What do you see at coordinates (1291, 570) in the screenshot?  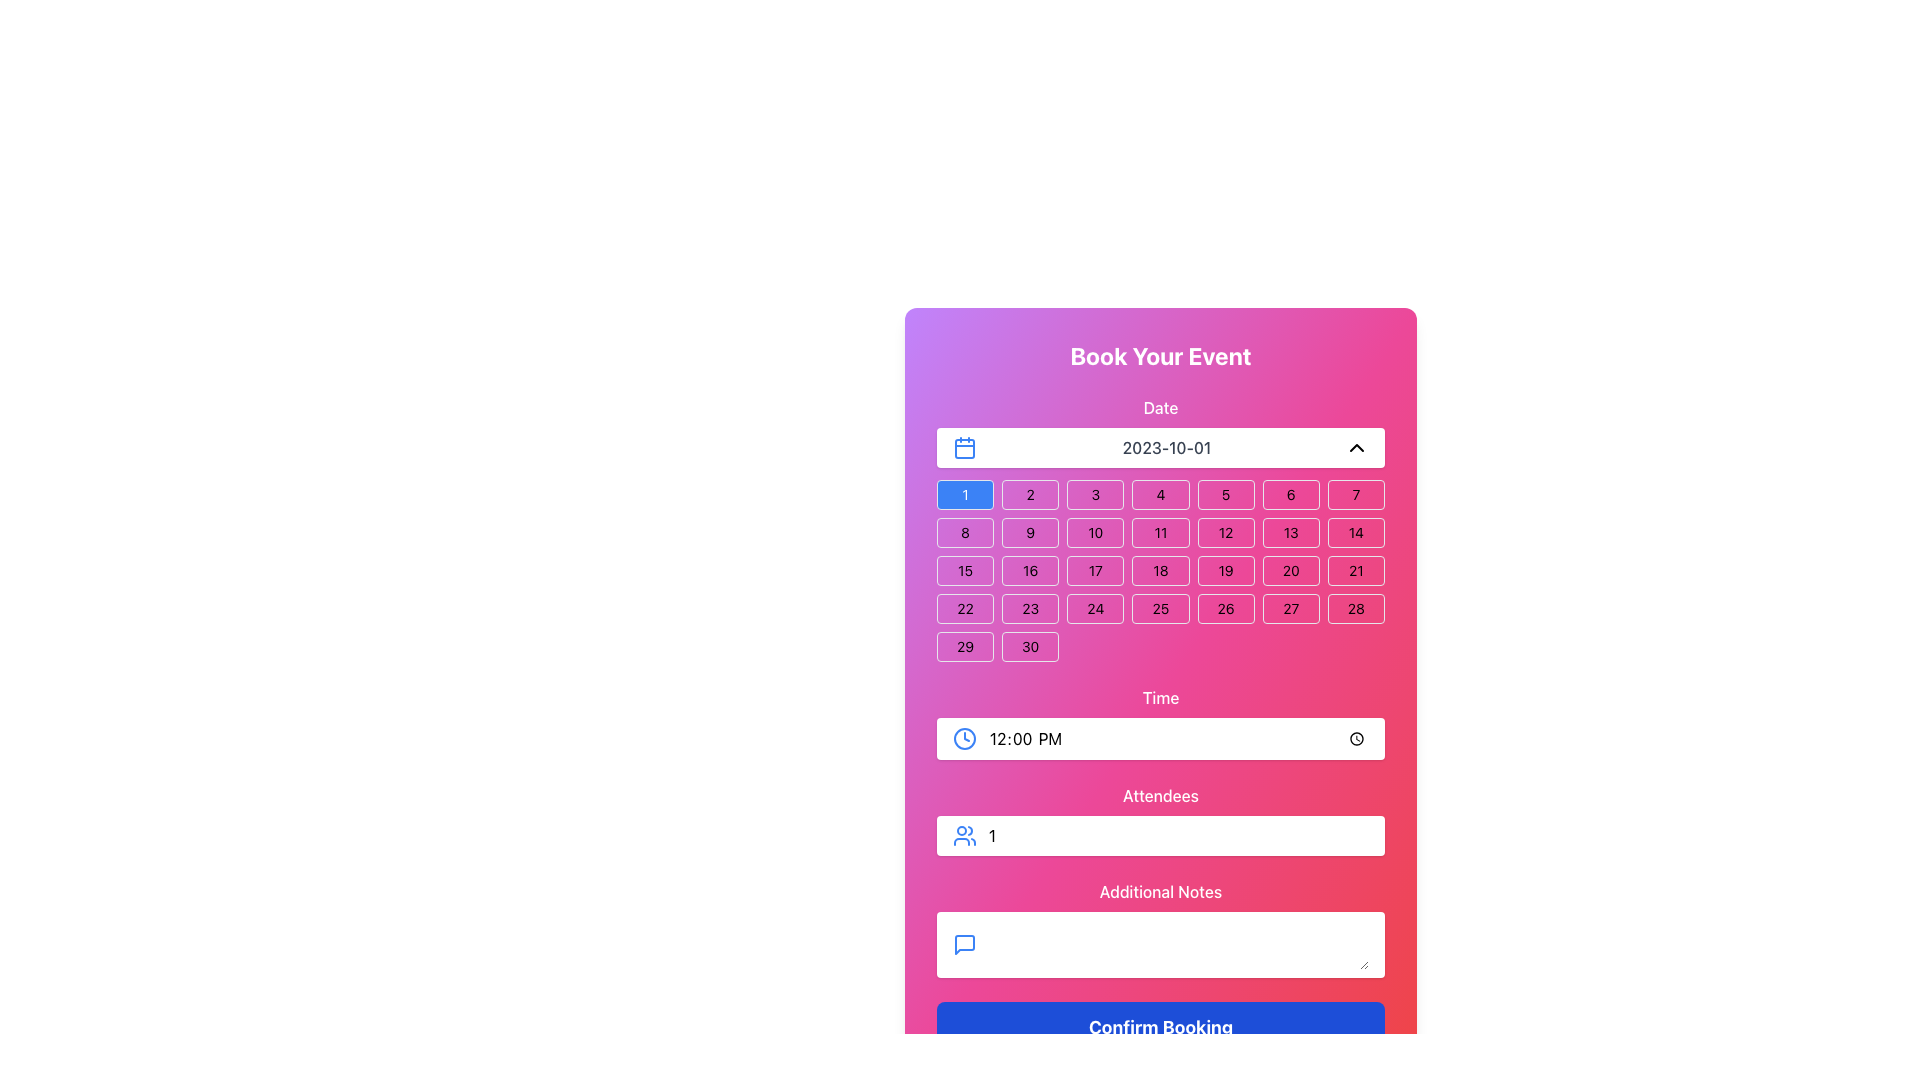 I see `the date selection button for the 20th of the month in the date picker interface` at bounding box center [1291, 570].